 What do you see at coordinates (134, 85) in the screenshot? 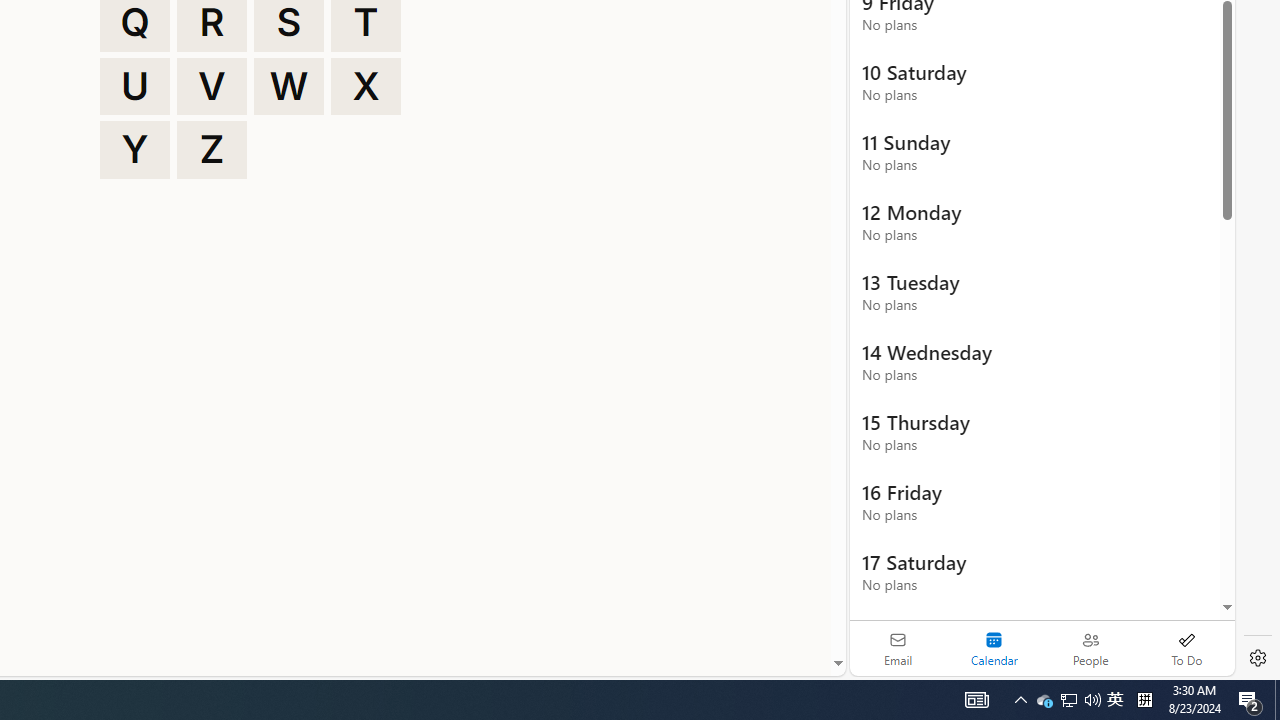
I see `'U'` at bounding box center [134, 85].